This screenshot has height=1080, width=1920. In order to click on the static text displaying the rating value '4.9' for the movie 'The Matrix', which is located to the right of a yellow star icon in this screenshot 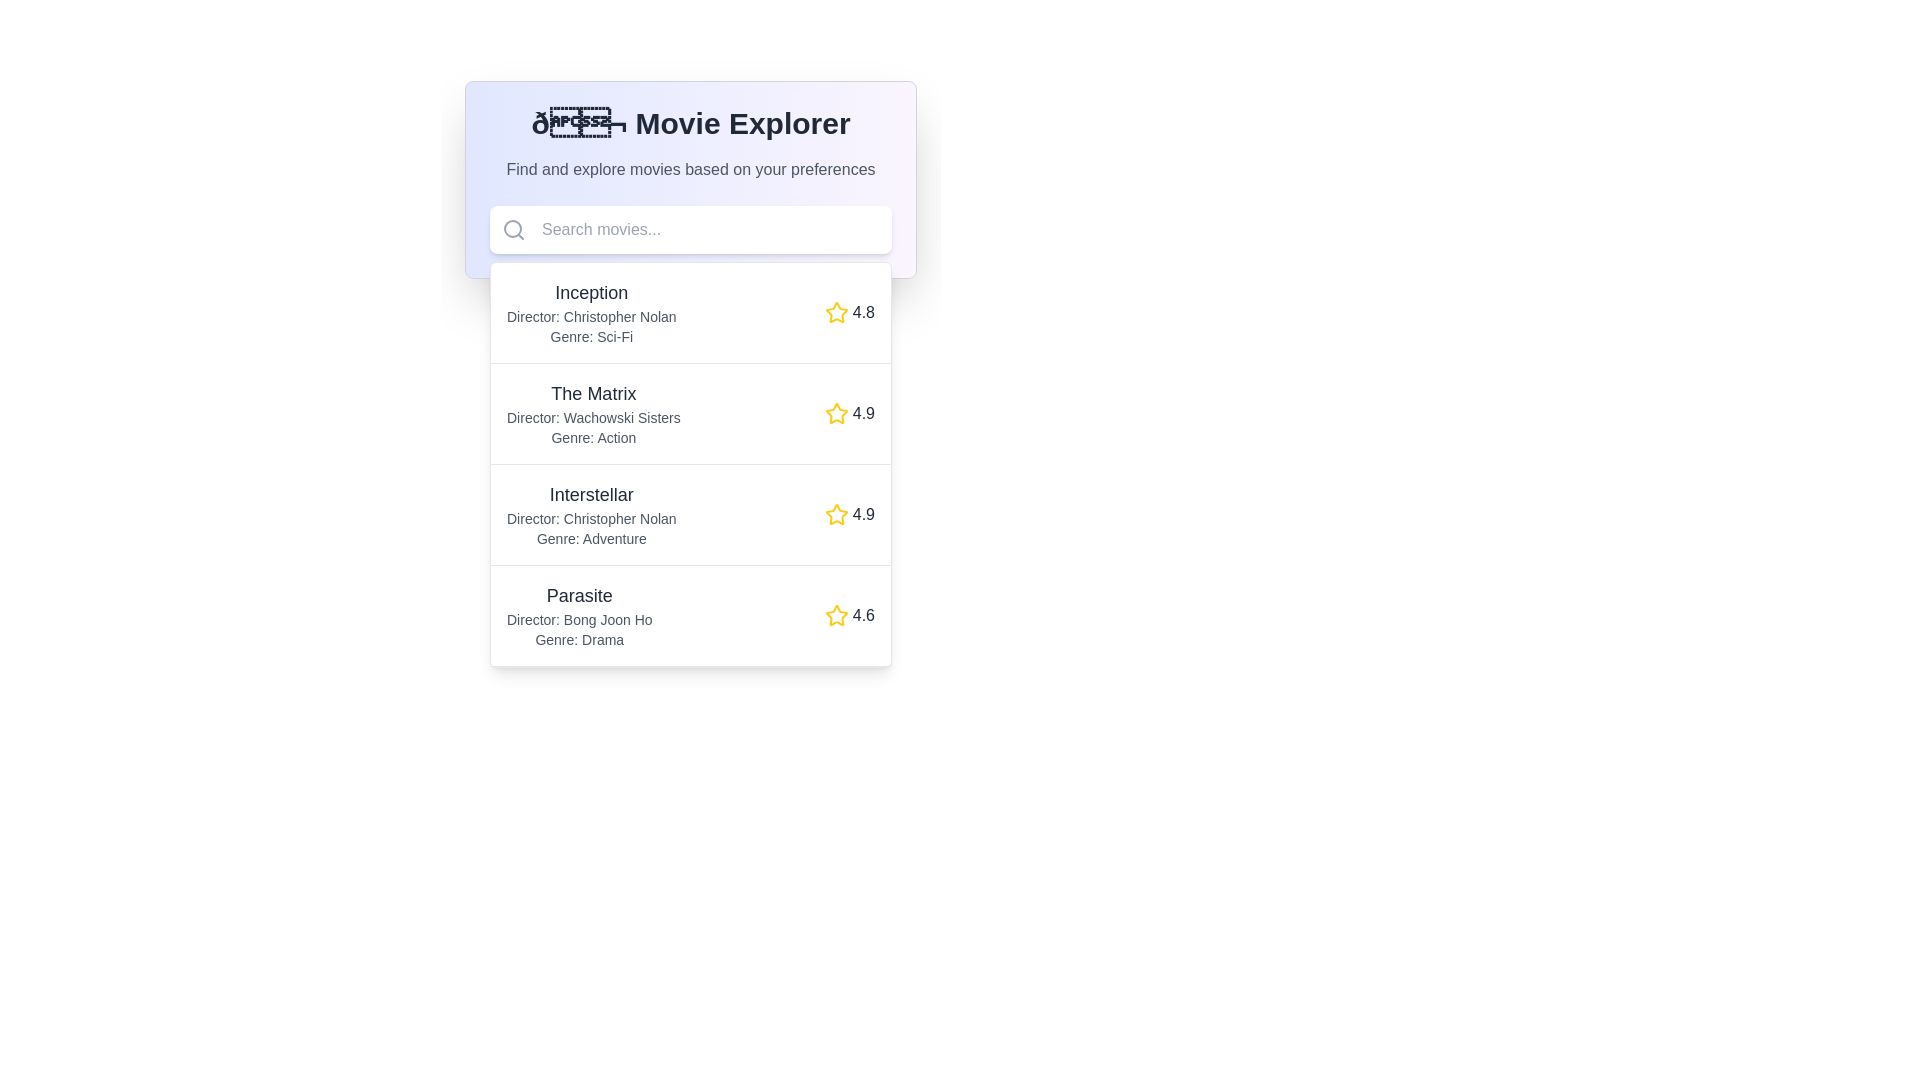, I will do `click(863, 412)`.